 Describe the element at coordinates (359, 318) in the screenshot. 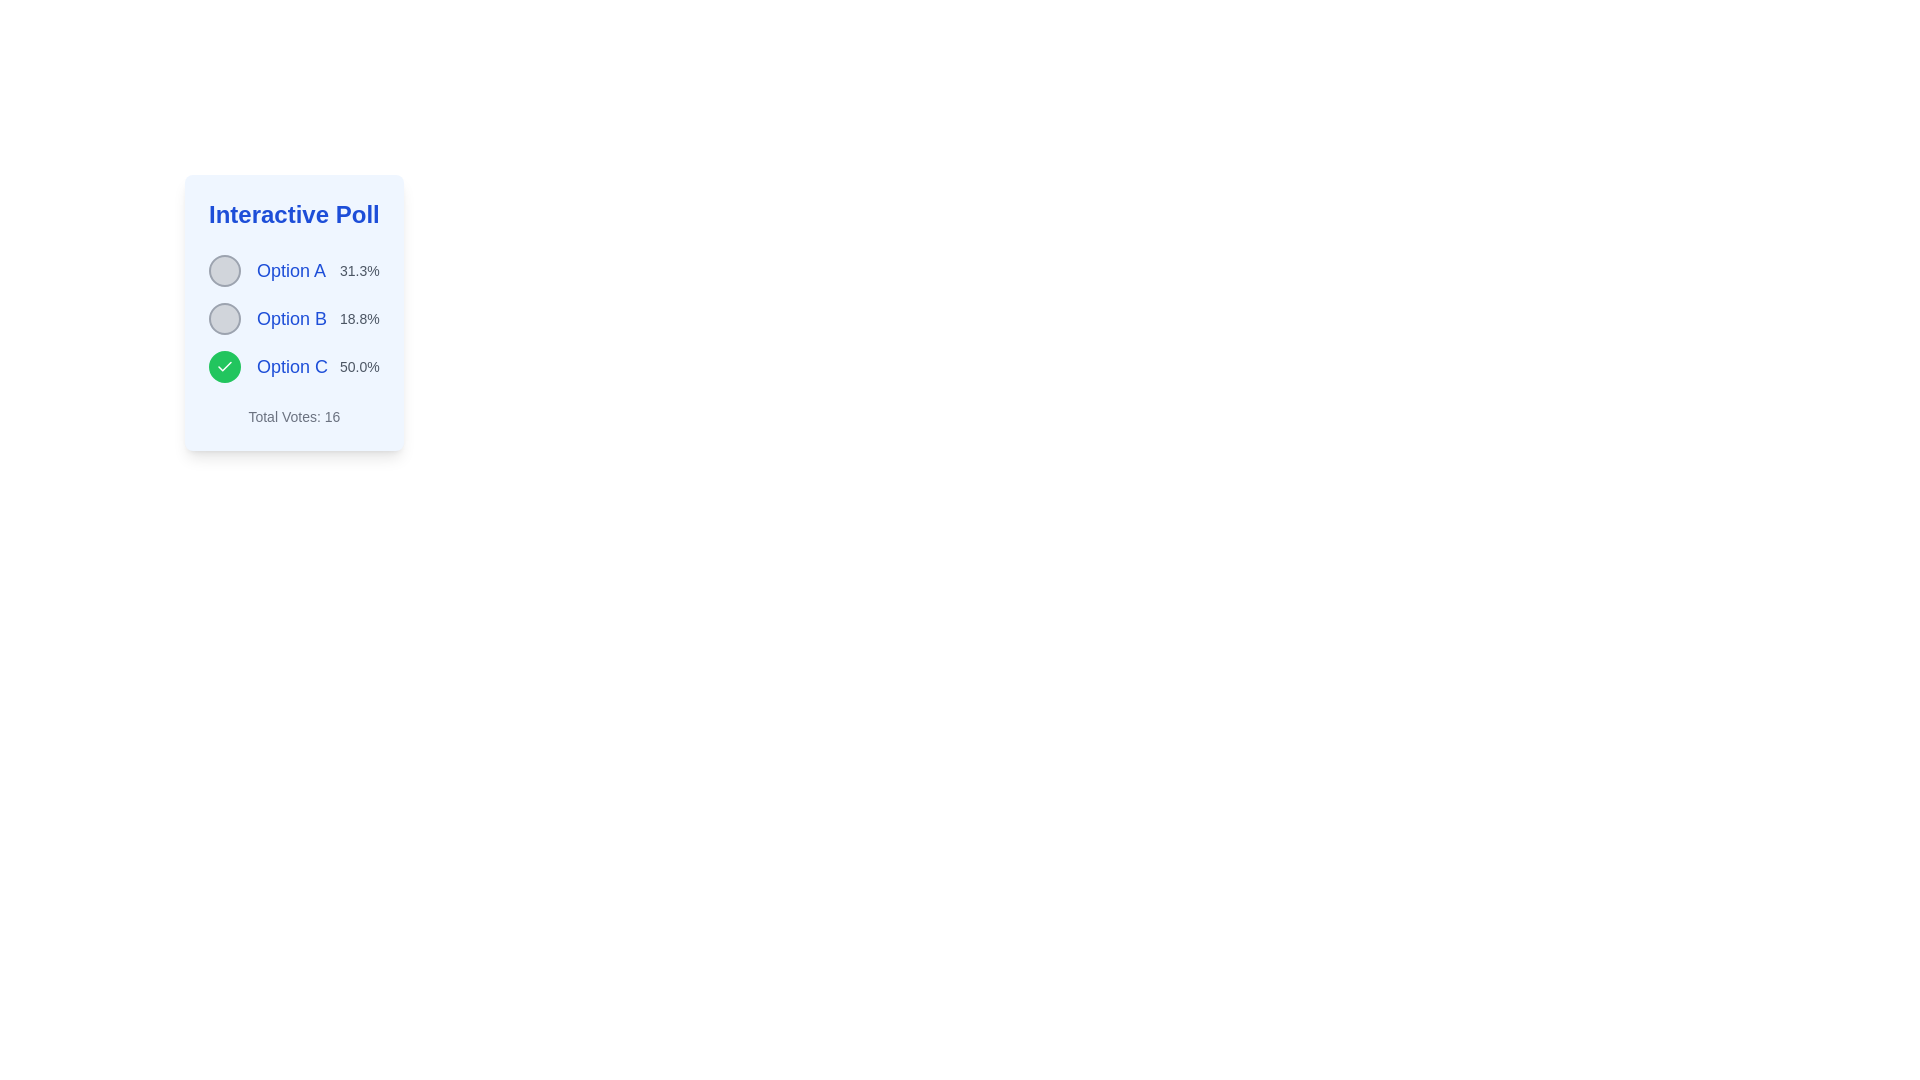

I see `the label displaying '18.8%' which is styled in small, gray-colored font and positioned to the right of 'Option B'` at that location.